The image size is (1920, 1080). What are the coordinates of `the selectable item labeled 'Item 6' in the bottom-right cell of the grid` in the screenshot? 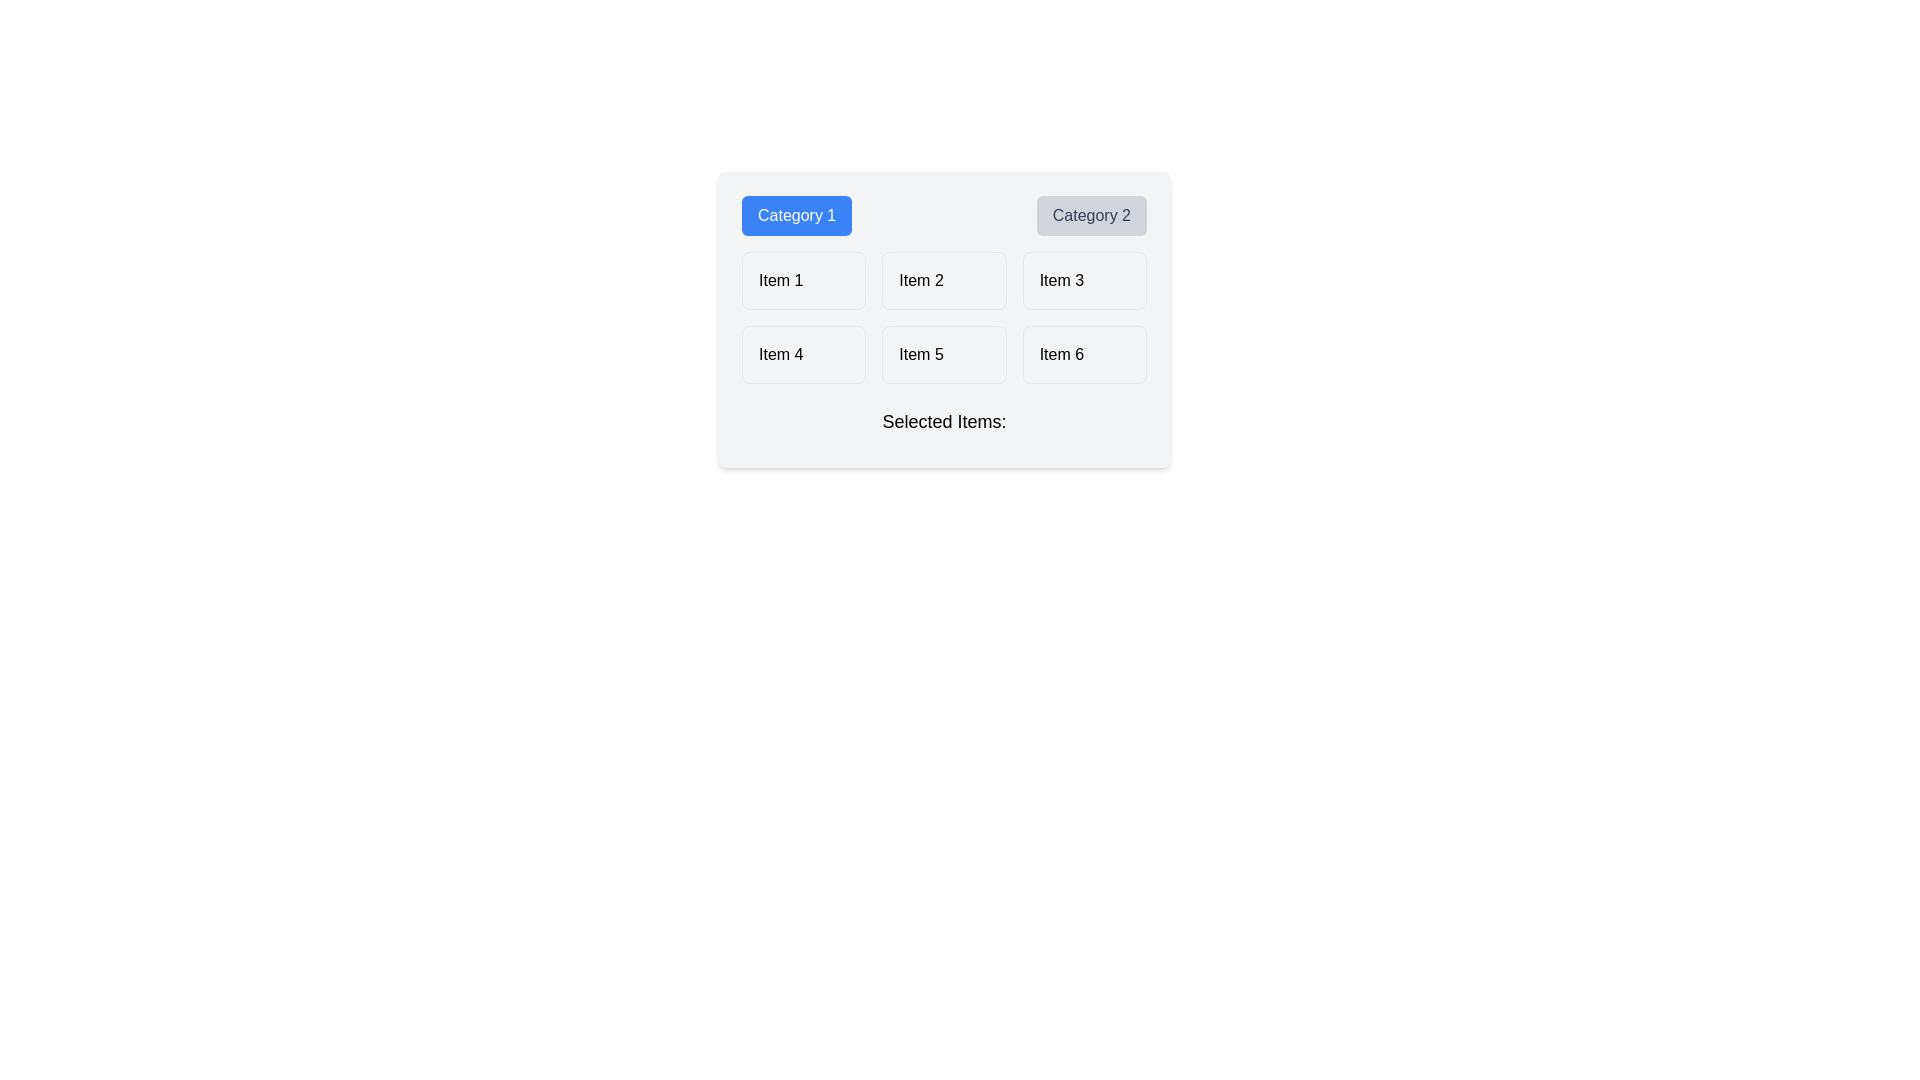 It's located at (1083, 353).